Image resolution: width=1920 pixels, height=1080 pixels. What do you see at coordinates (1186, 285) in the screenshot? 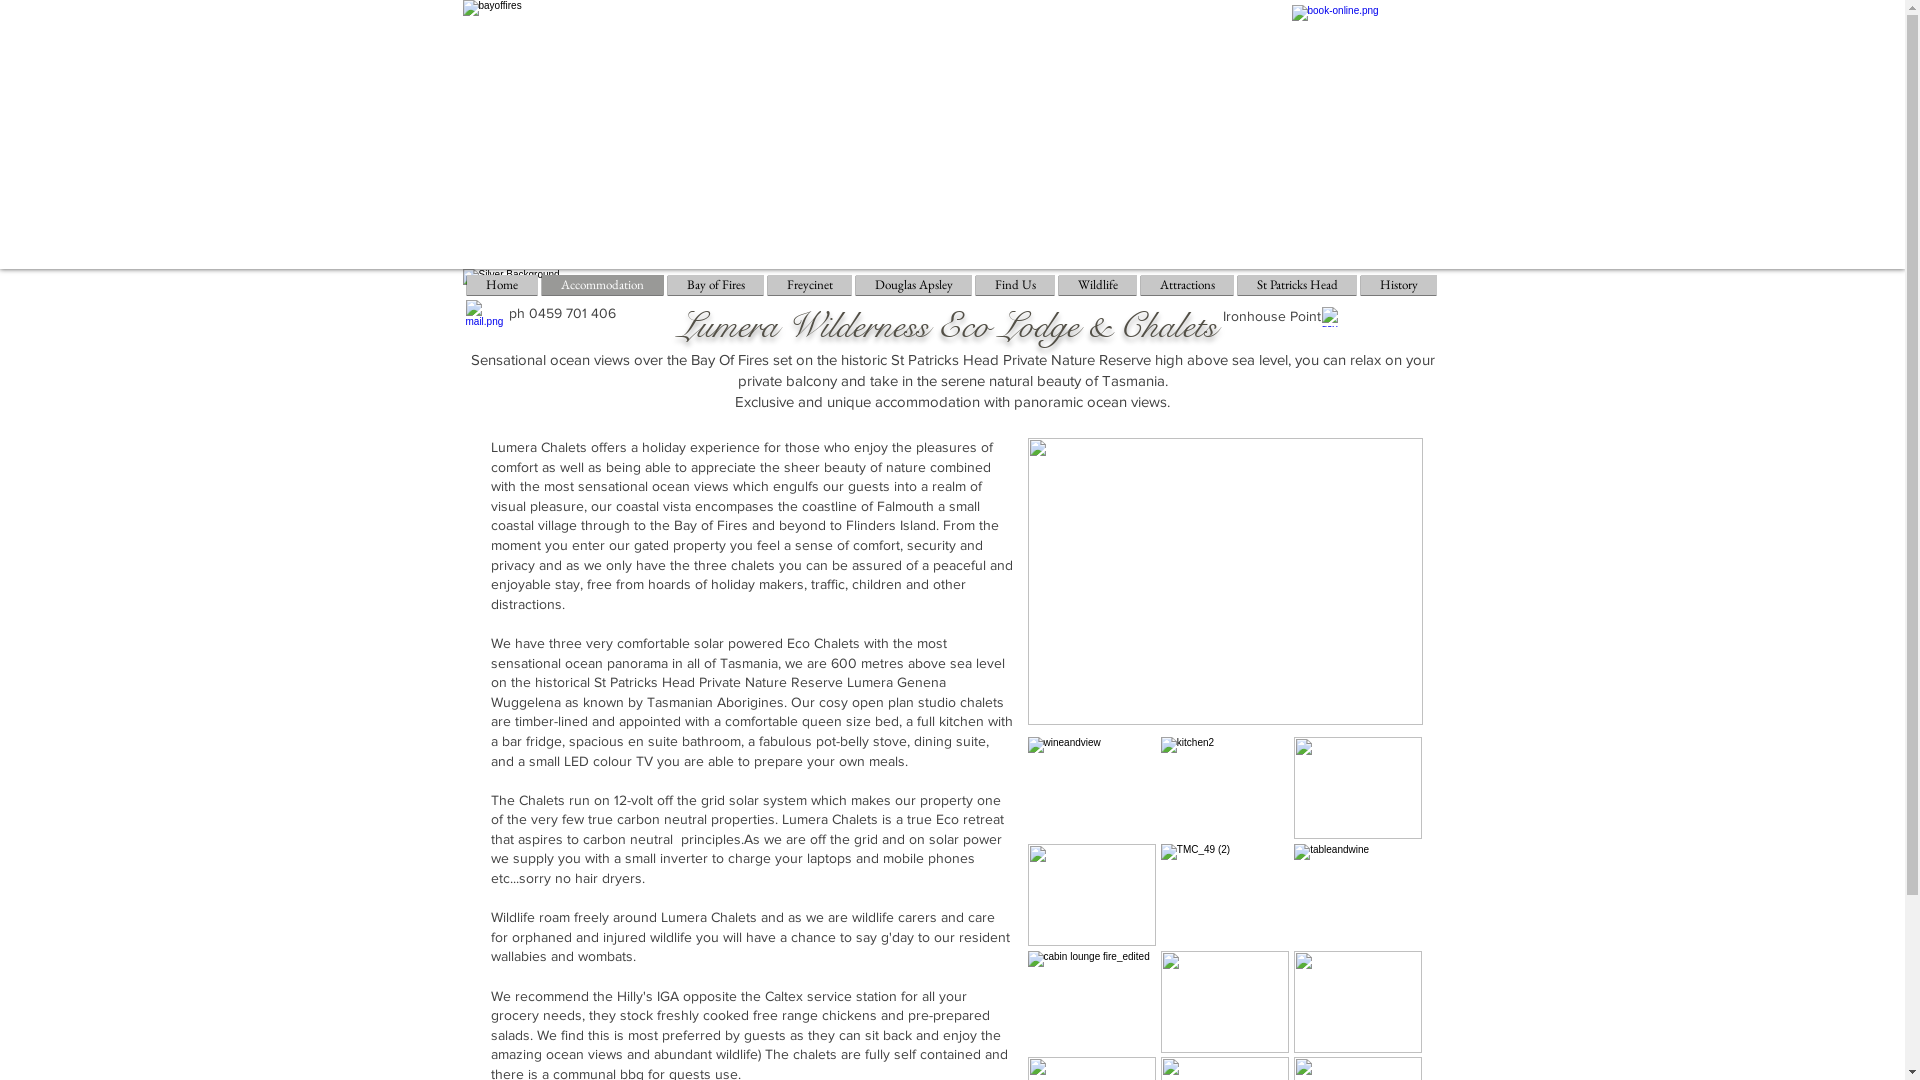
I see `'Attractions'` at bounding box center [1186, 285].